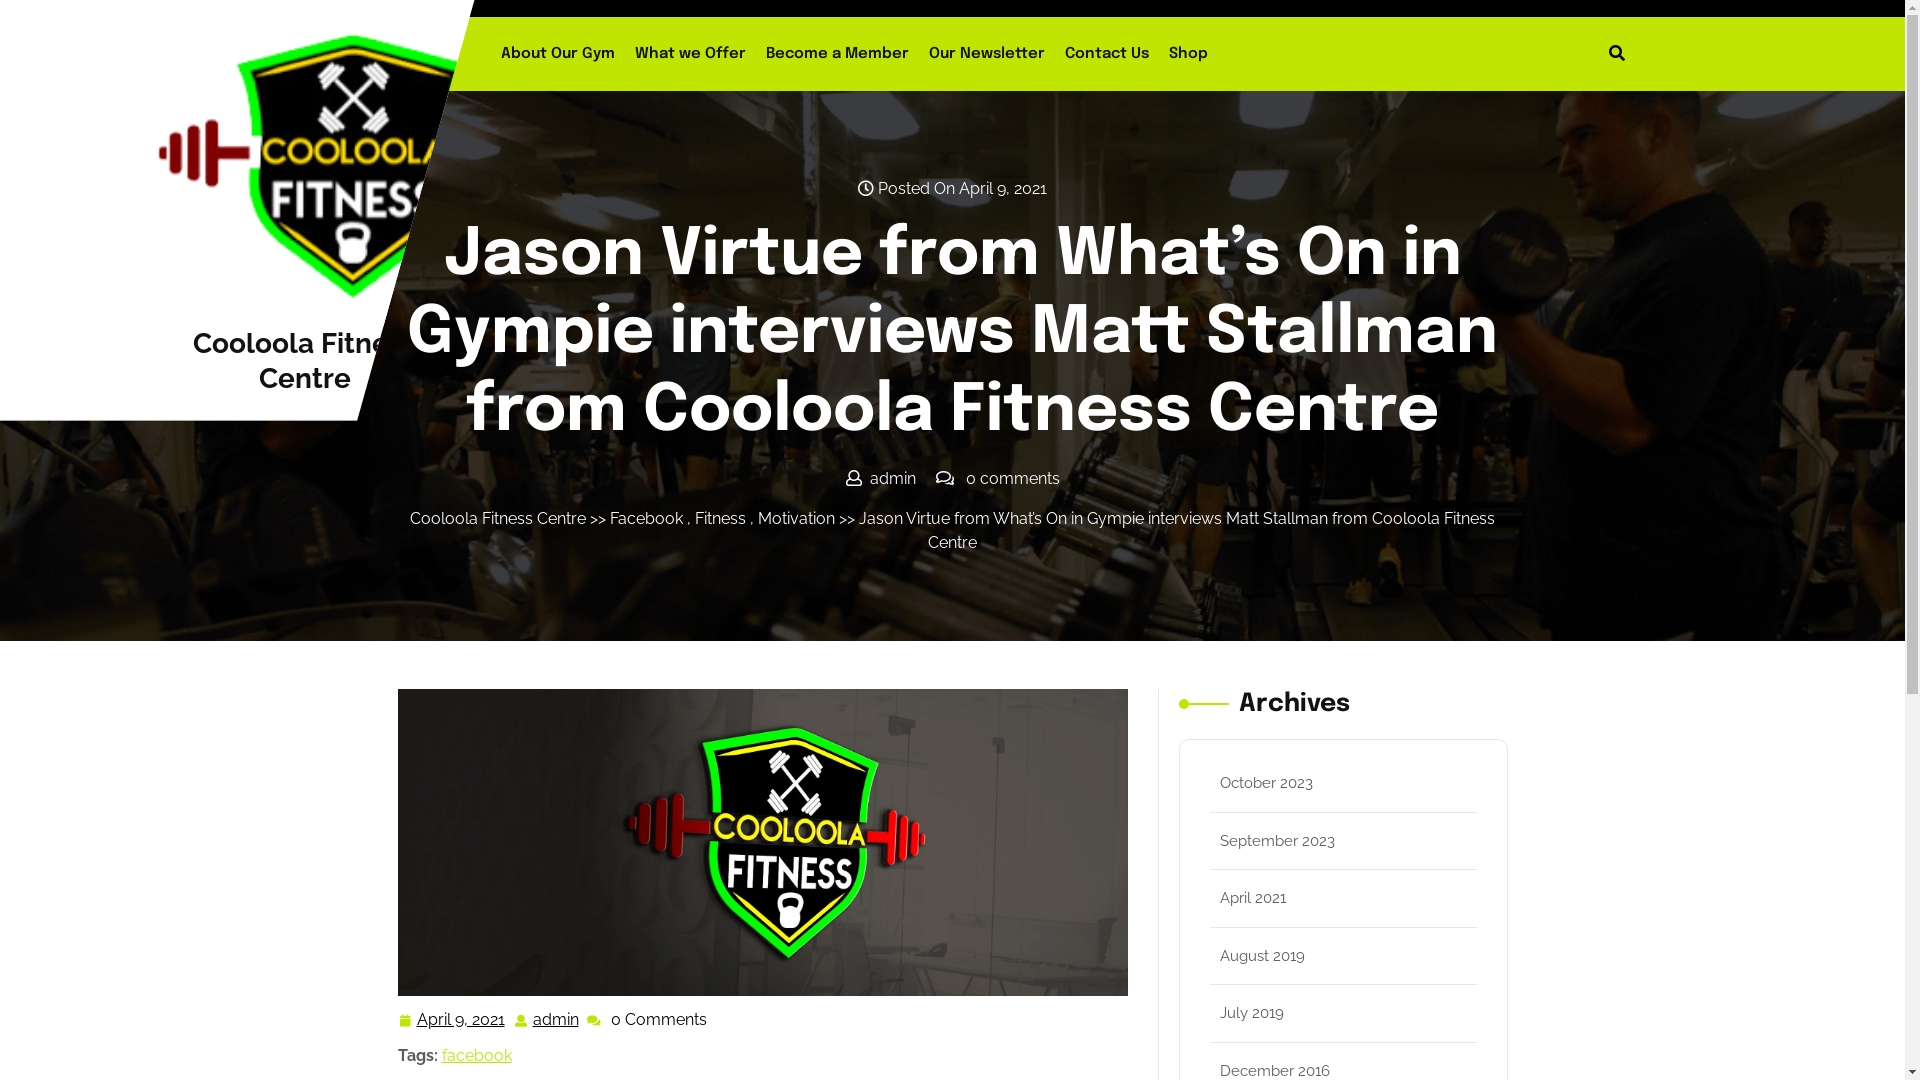 This screenshot has width=1920, height=1080. I want to click on 'What we Offer', so click(690, 52).